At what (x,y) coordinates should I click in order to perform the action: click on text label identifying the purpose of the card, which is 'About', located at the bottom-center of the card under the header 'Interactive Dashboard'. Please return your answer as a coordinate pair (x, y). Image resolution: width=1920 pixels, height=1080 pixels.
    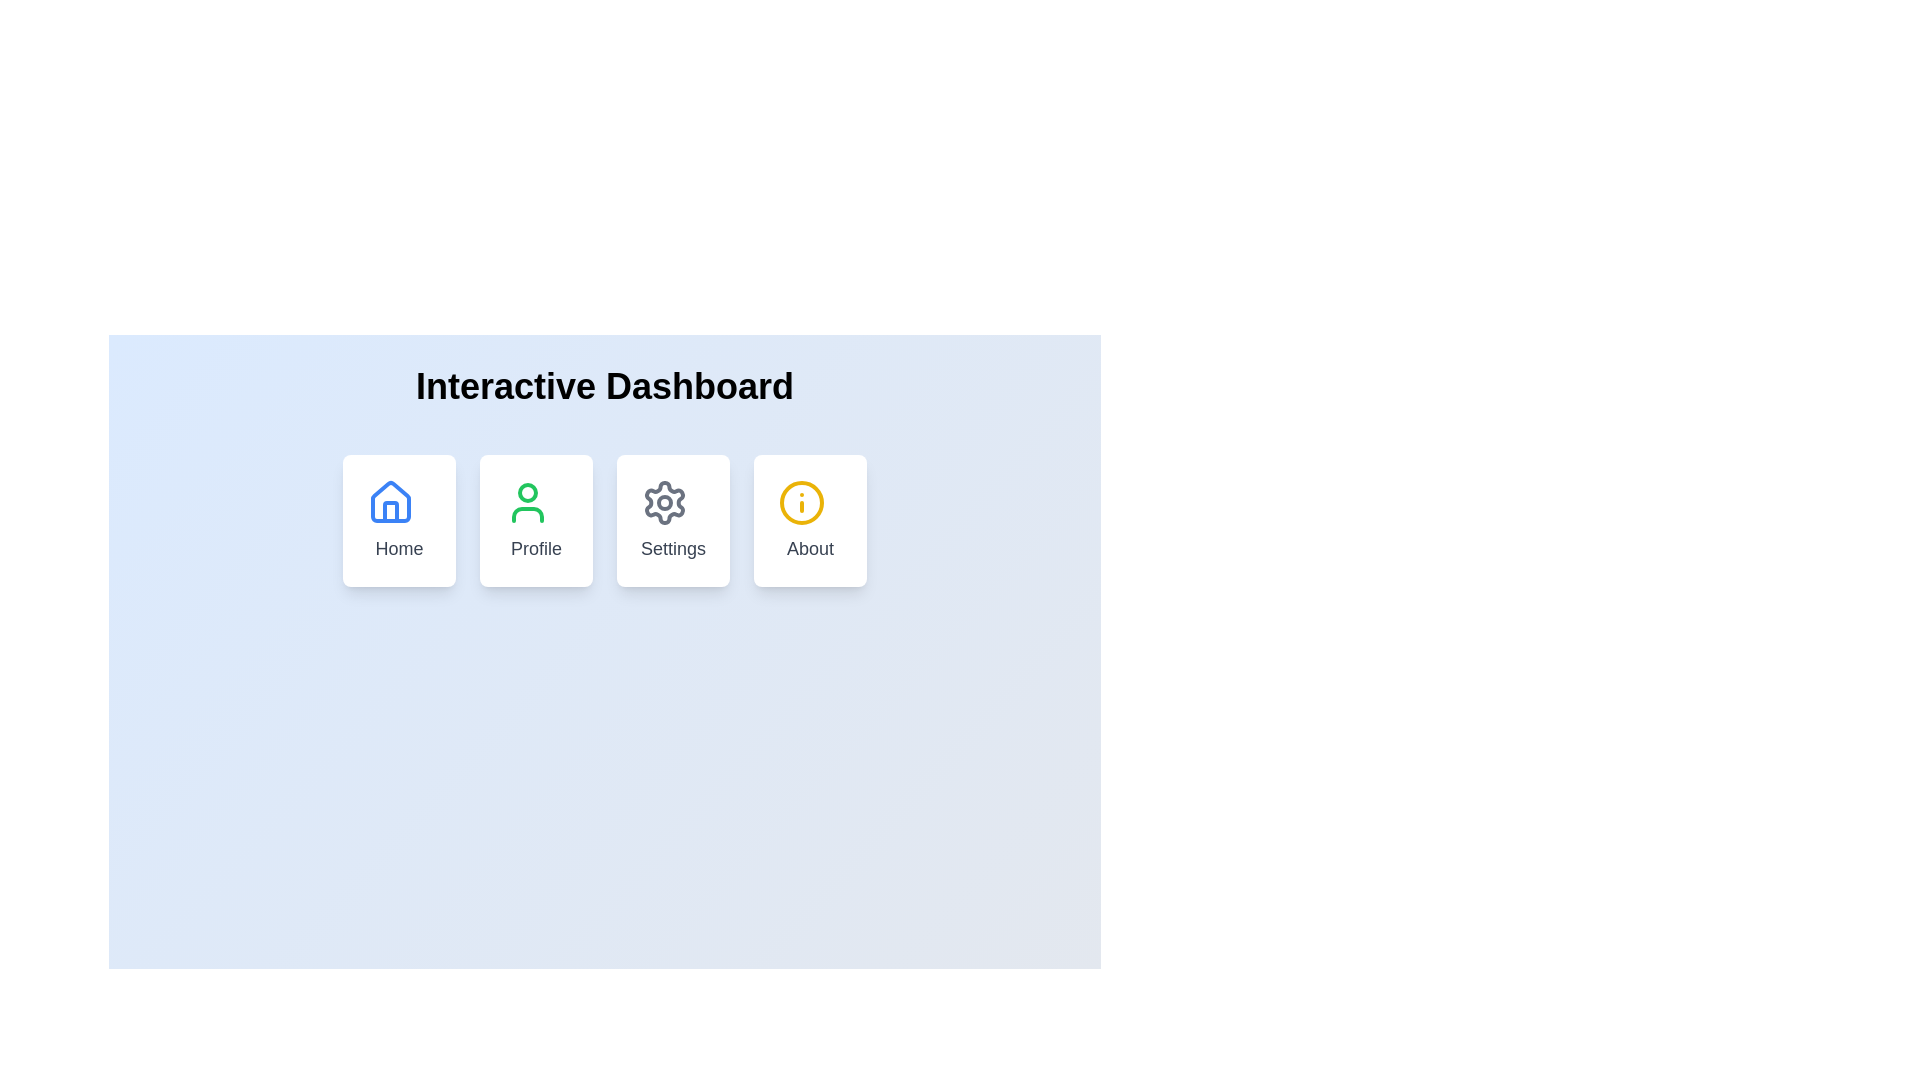
    Looking at the image, I should click on (810, 548).